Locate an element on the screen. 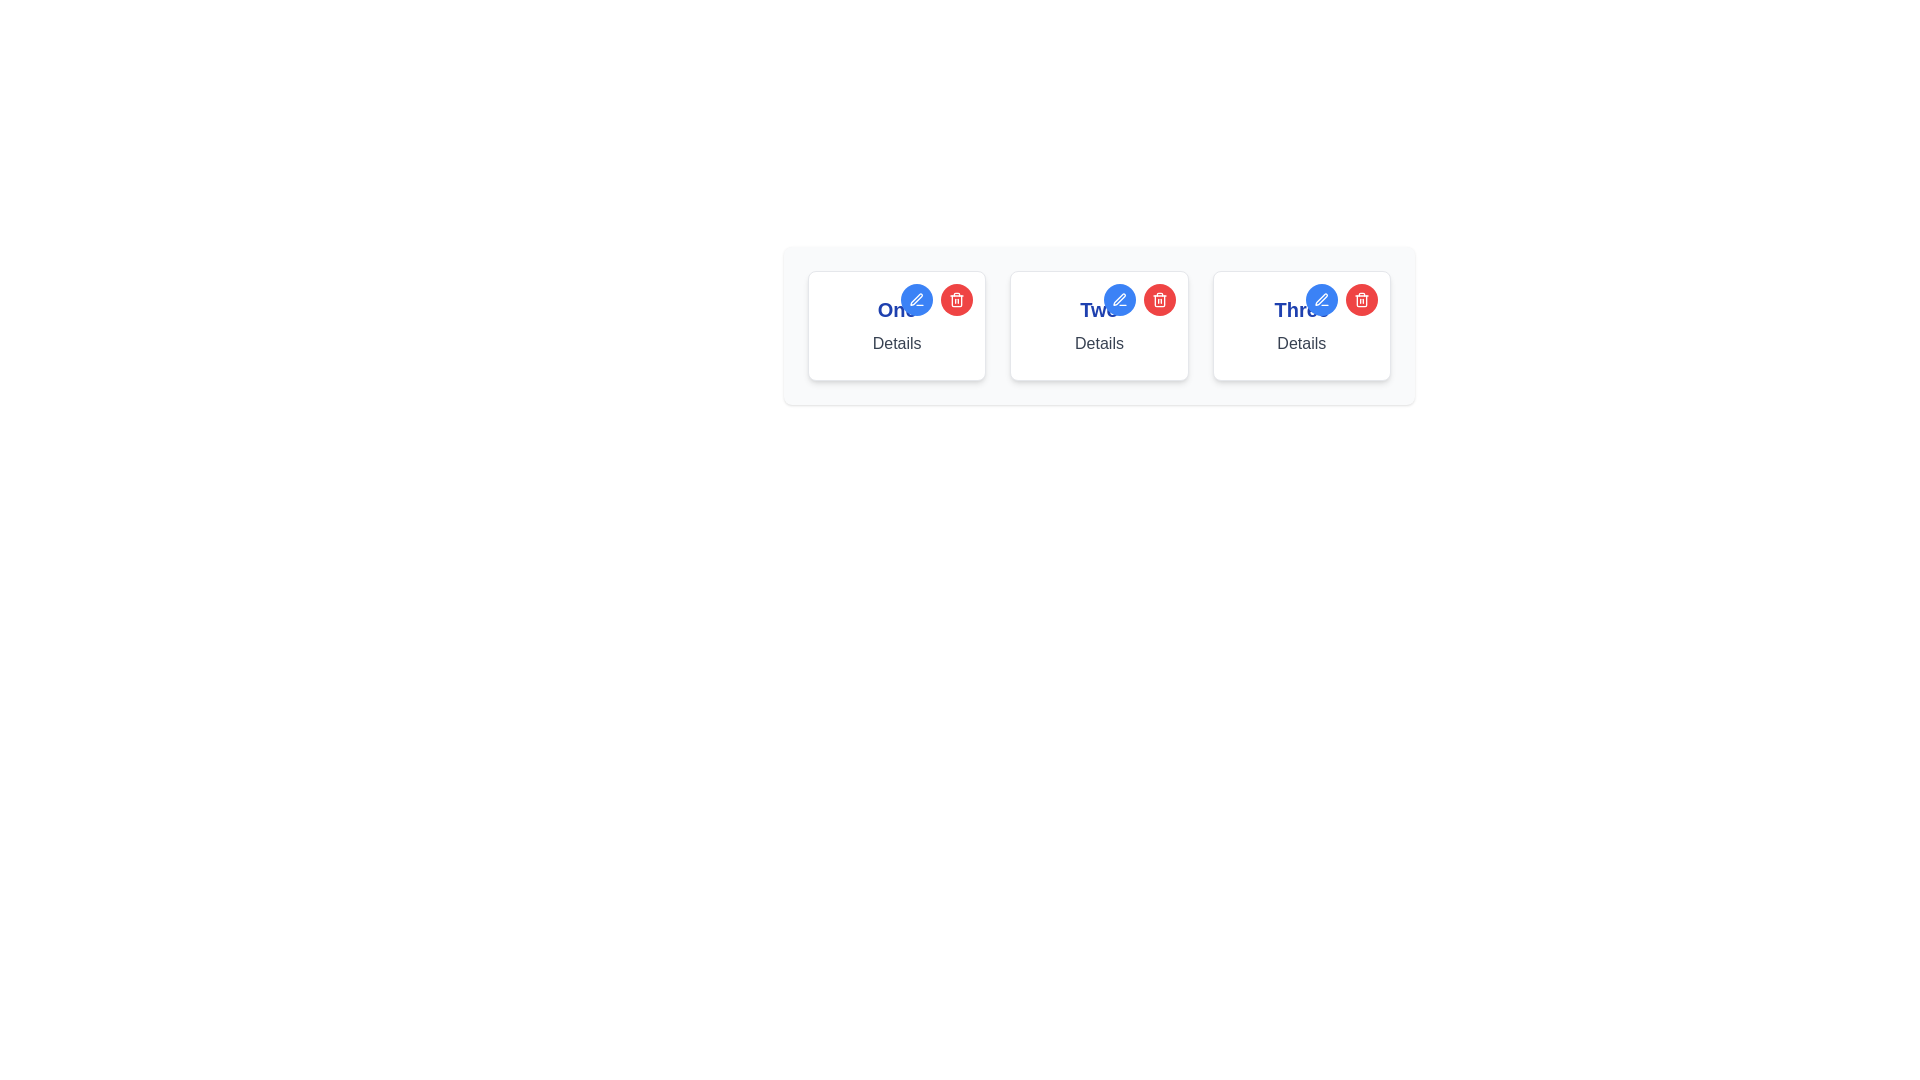  the primary text label containing the word 'One', which is styled in bold and large blue font at the top of the first card is located at coordinates (896, 309).